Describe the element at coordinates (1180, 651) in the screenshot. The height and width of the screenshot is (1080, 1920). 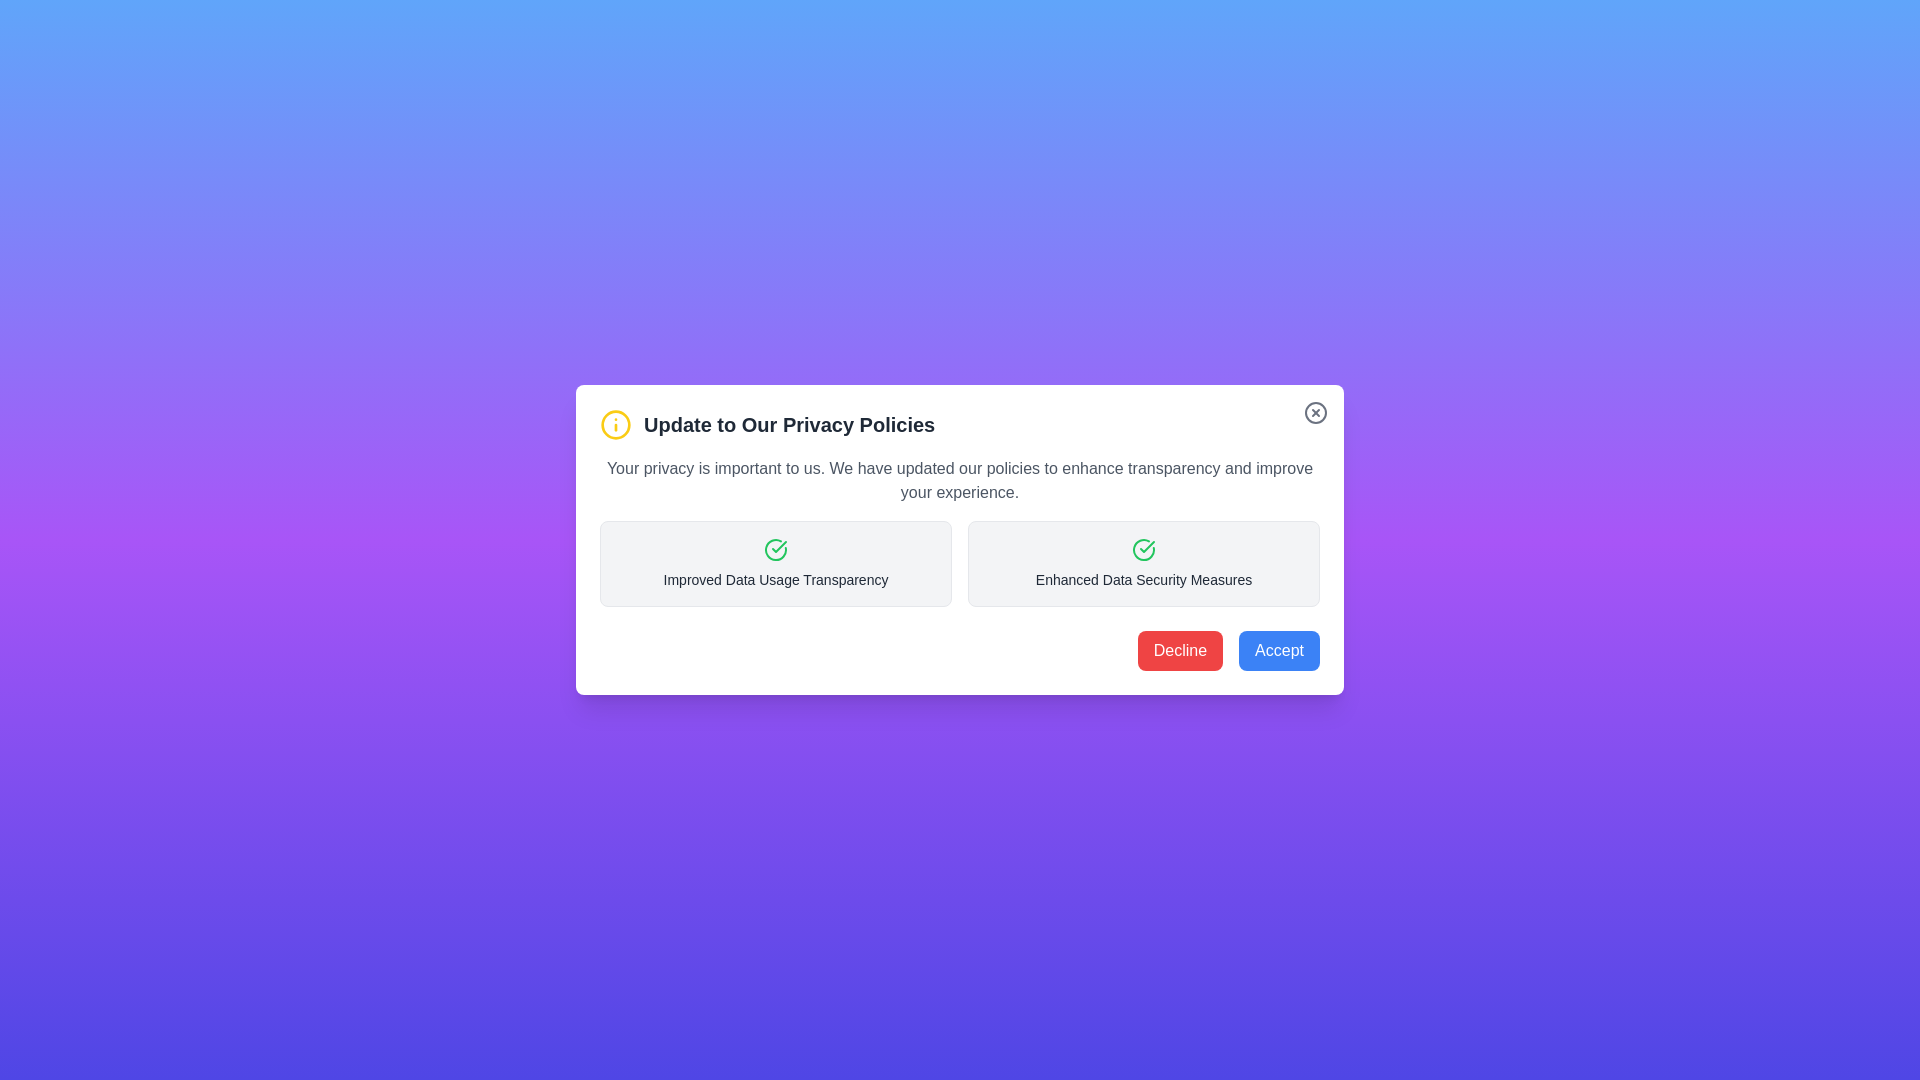
I see `the 'Decline' button to decline the privacy policy` at that location.